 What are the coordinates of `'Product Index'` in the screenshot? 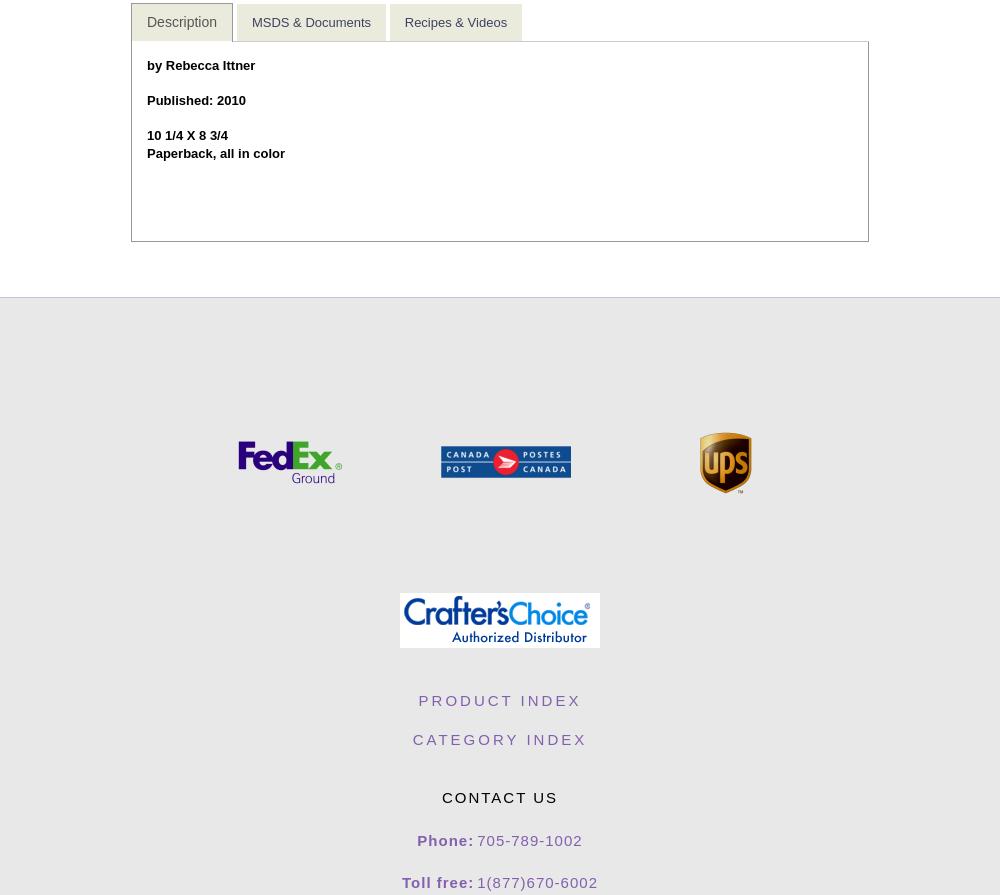 It's located at (498, 699).